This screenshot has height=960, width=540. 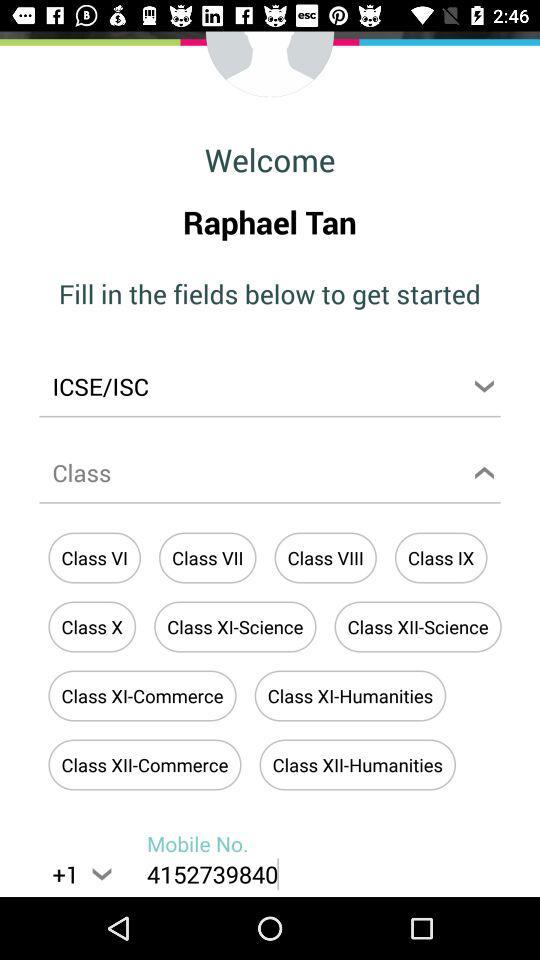 I want to click on go back, so click(x=270, y=65).